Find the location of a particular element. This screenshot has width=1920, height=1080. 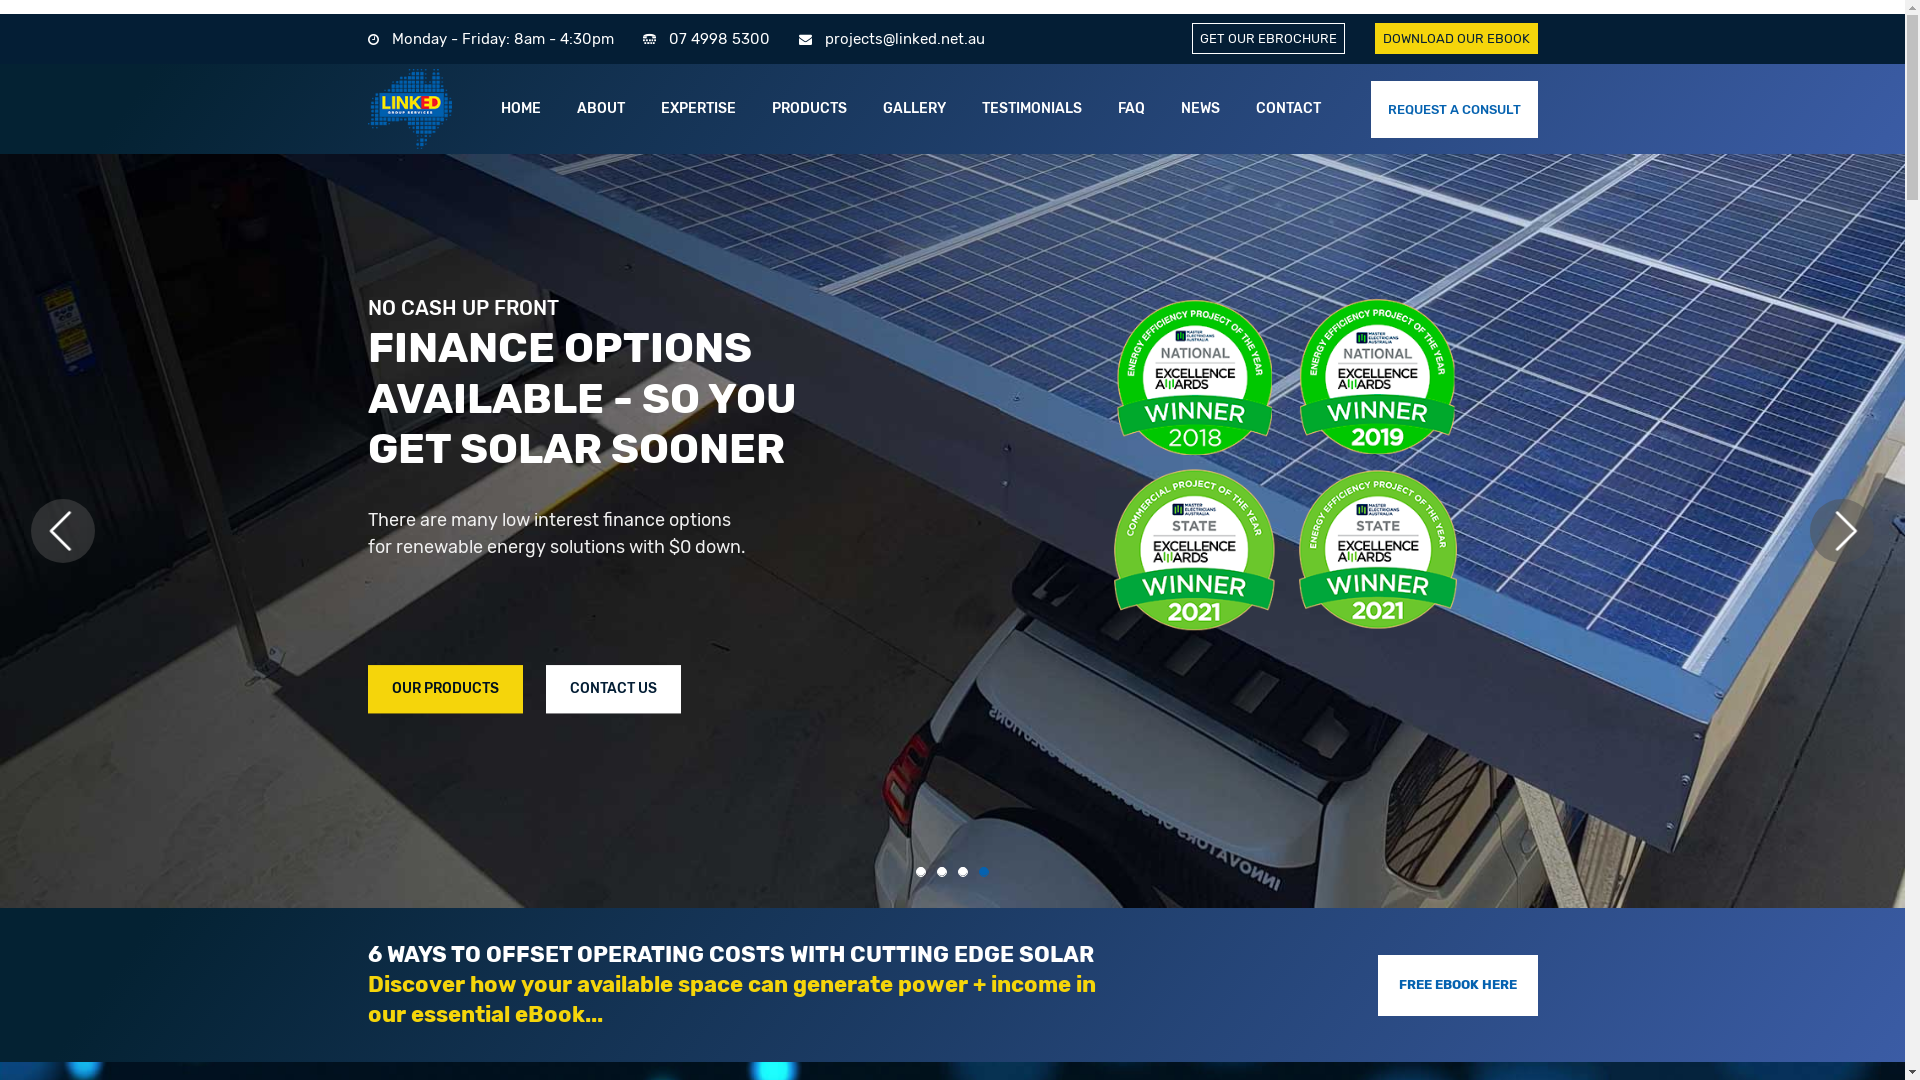

'3' is located at coordinates (957, 870).